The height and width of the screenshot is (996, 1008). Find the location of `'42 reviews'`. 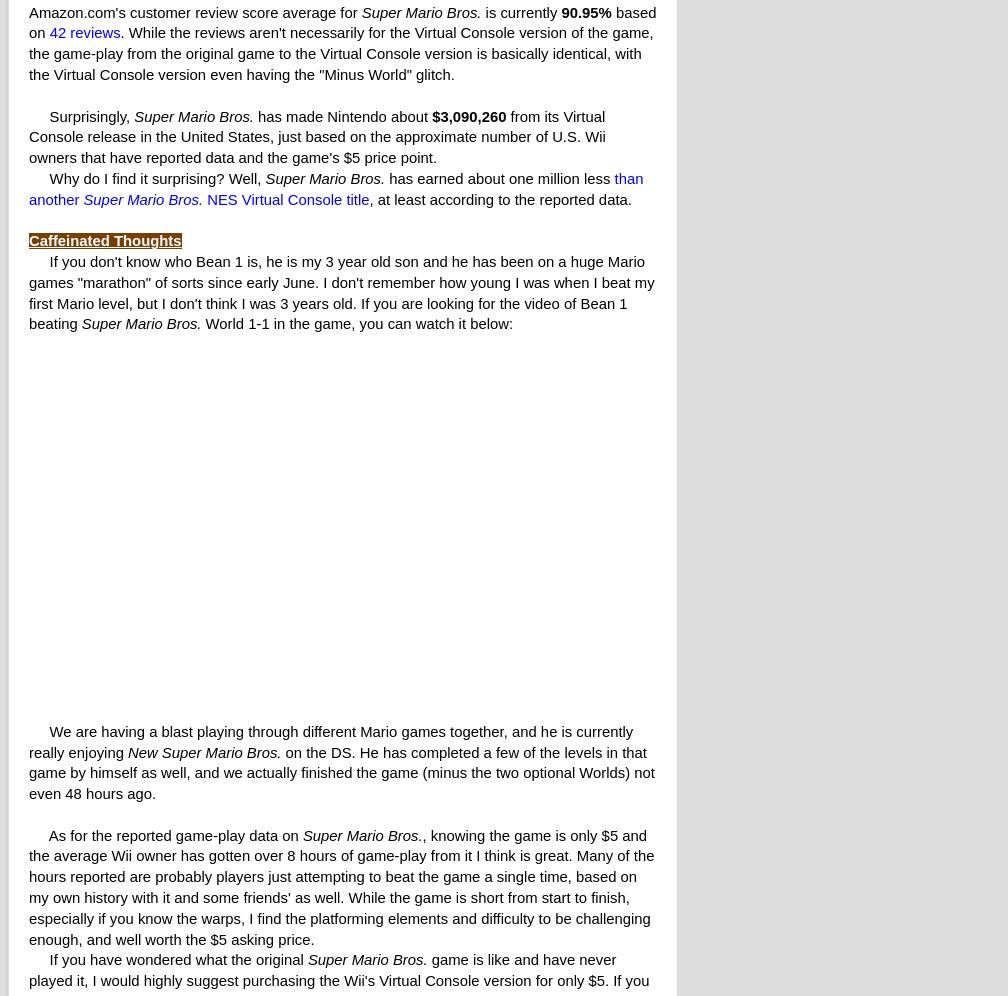

'42 reviews' is located at coordinates (84, 32).